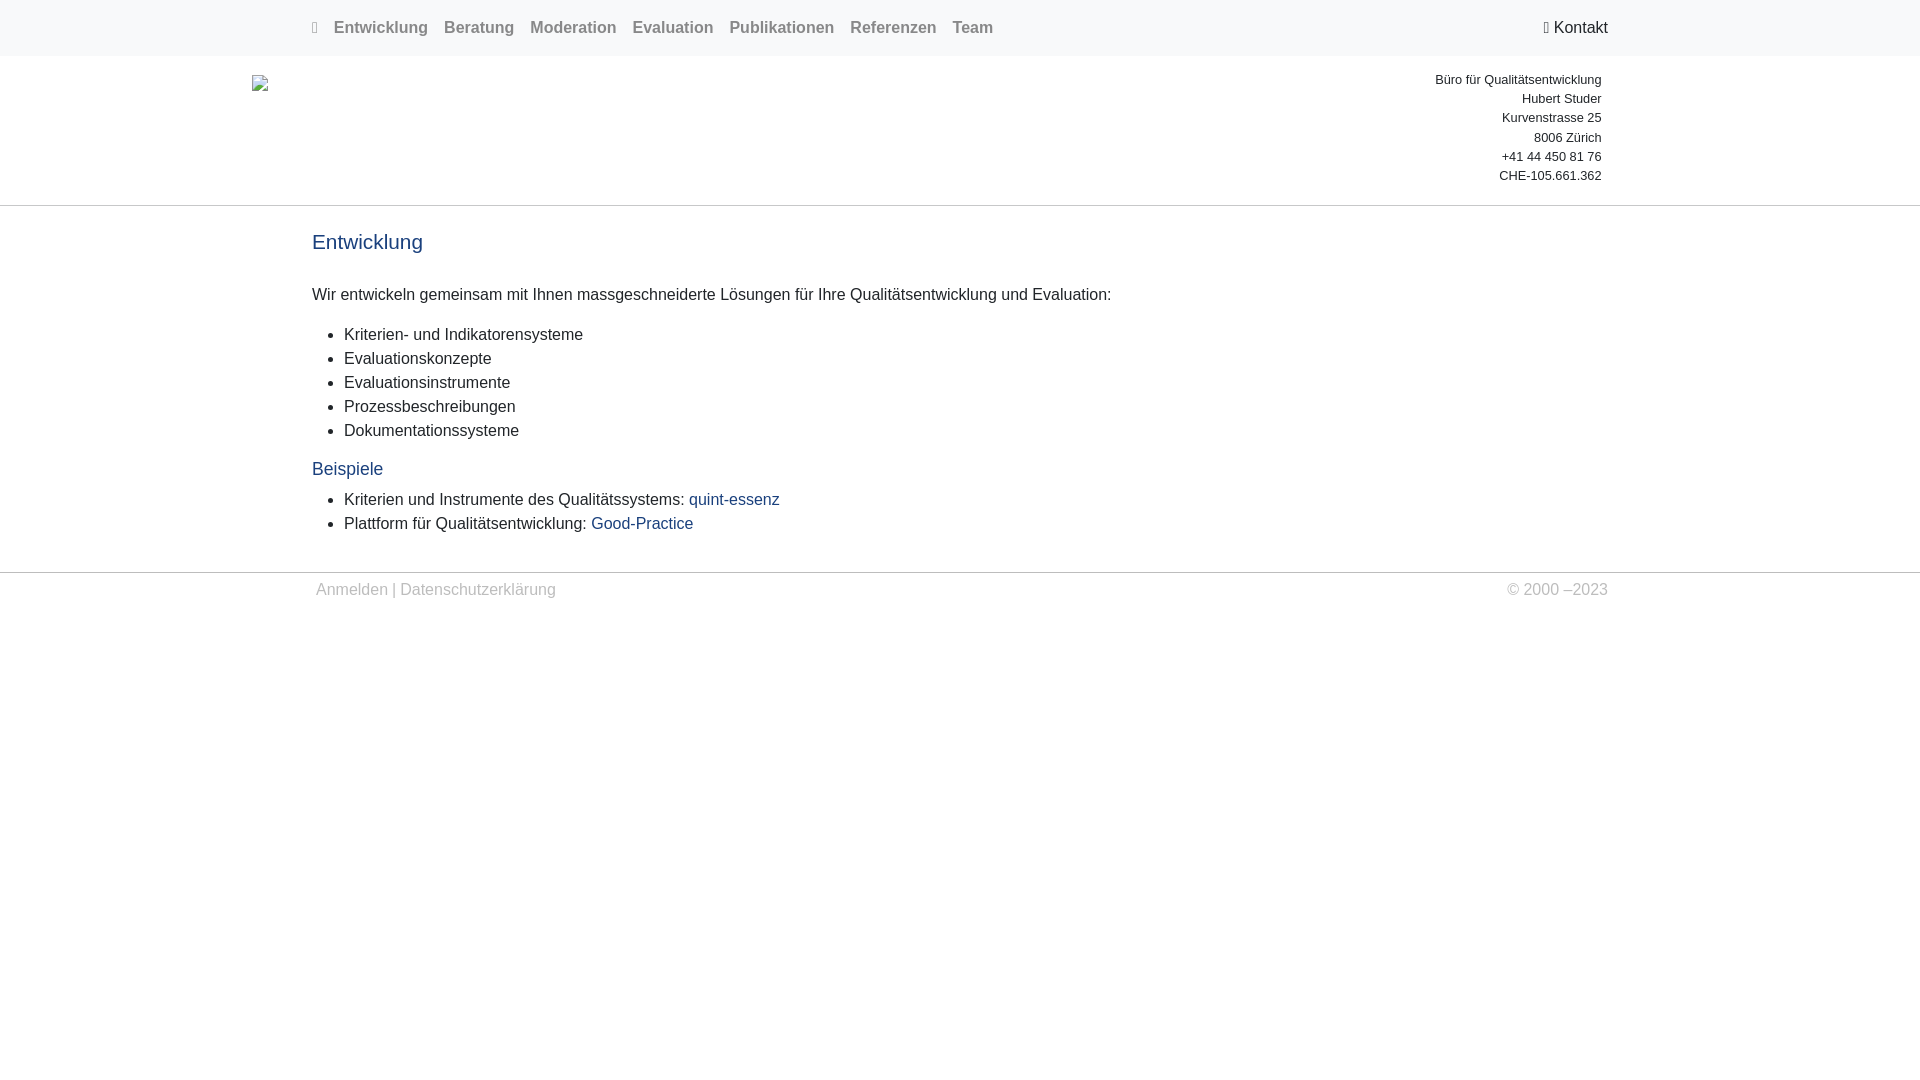 This screenshot has height=1080, width=1920. Describe the element at coordinates (642, 522) in the screenshot. I see `'Good-Practice'` at that location.